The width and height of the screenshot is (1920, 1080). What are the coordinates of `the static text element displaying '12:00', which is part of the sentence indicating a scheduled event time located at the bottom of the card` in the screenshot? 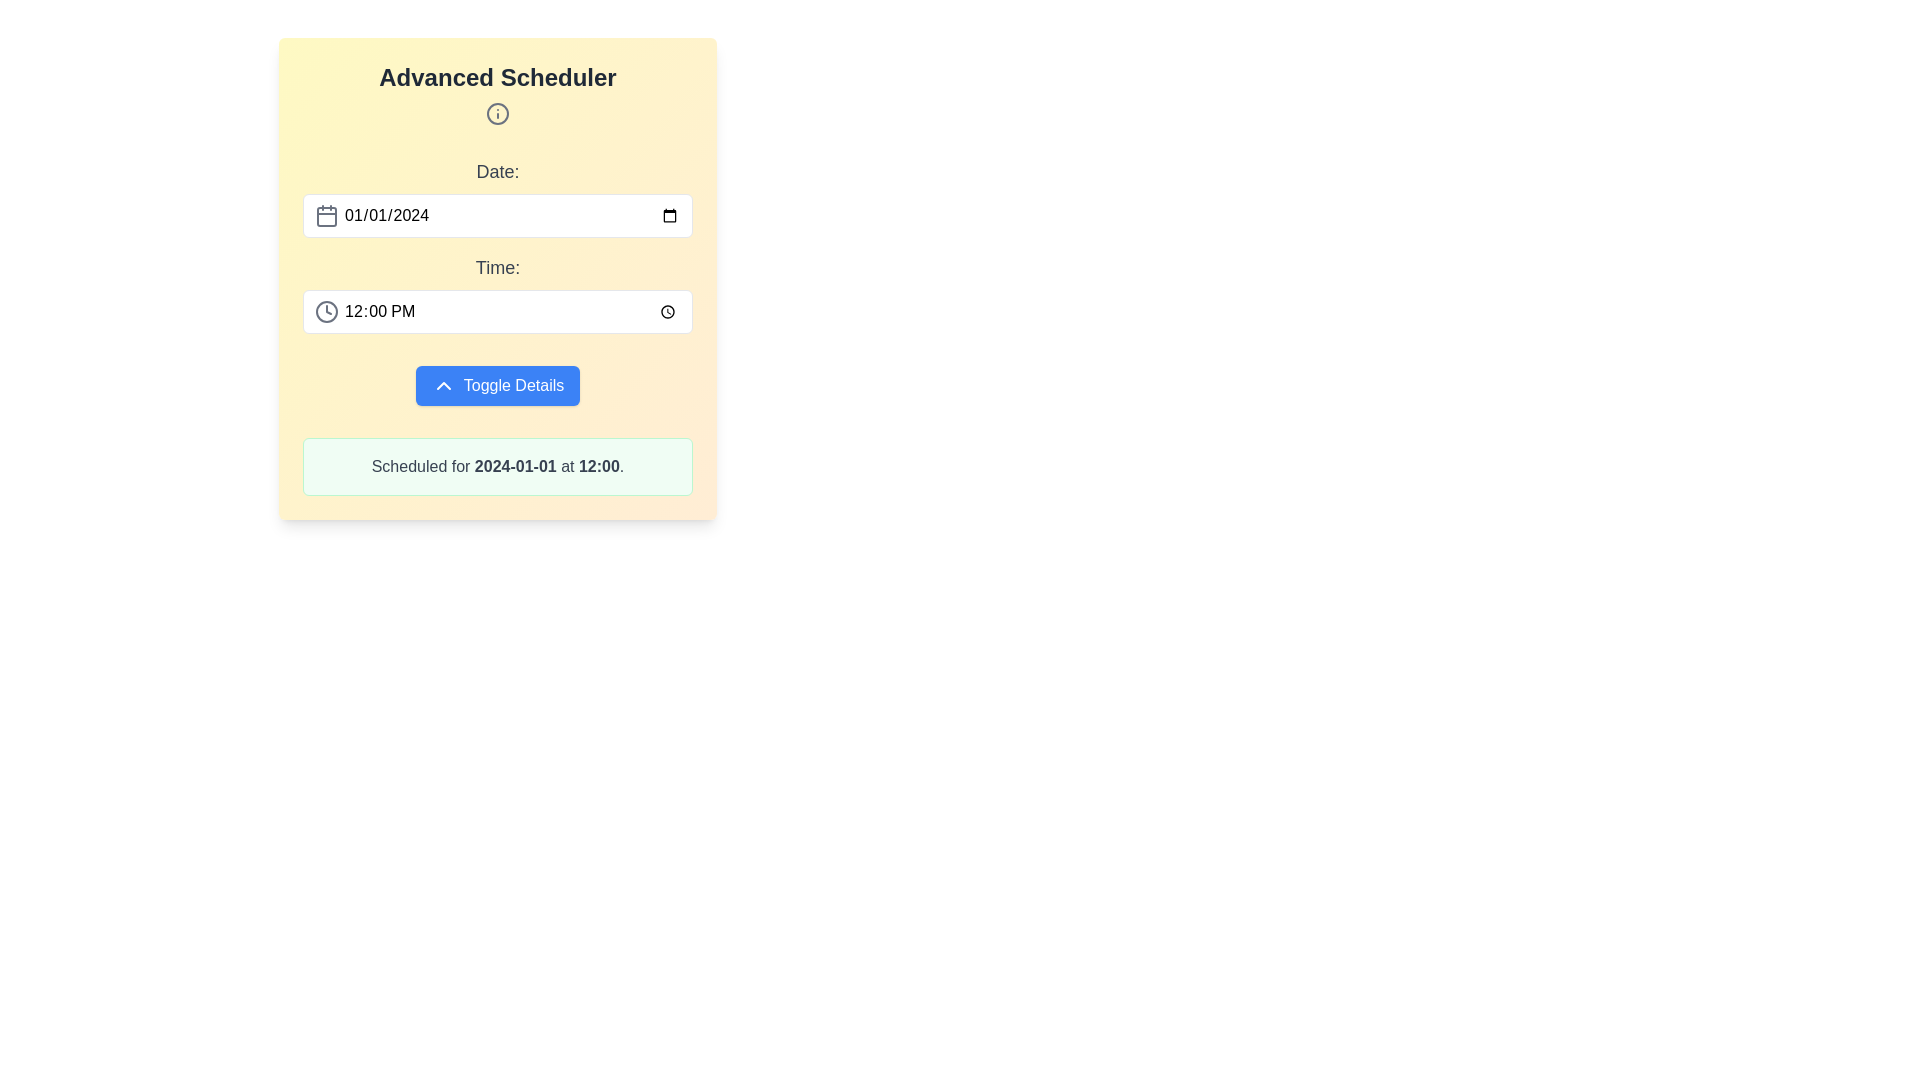 It's located at (598, 466).